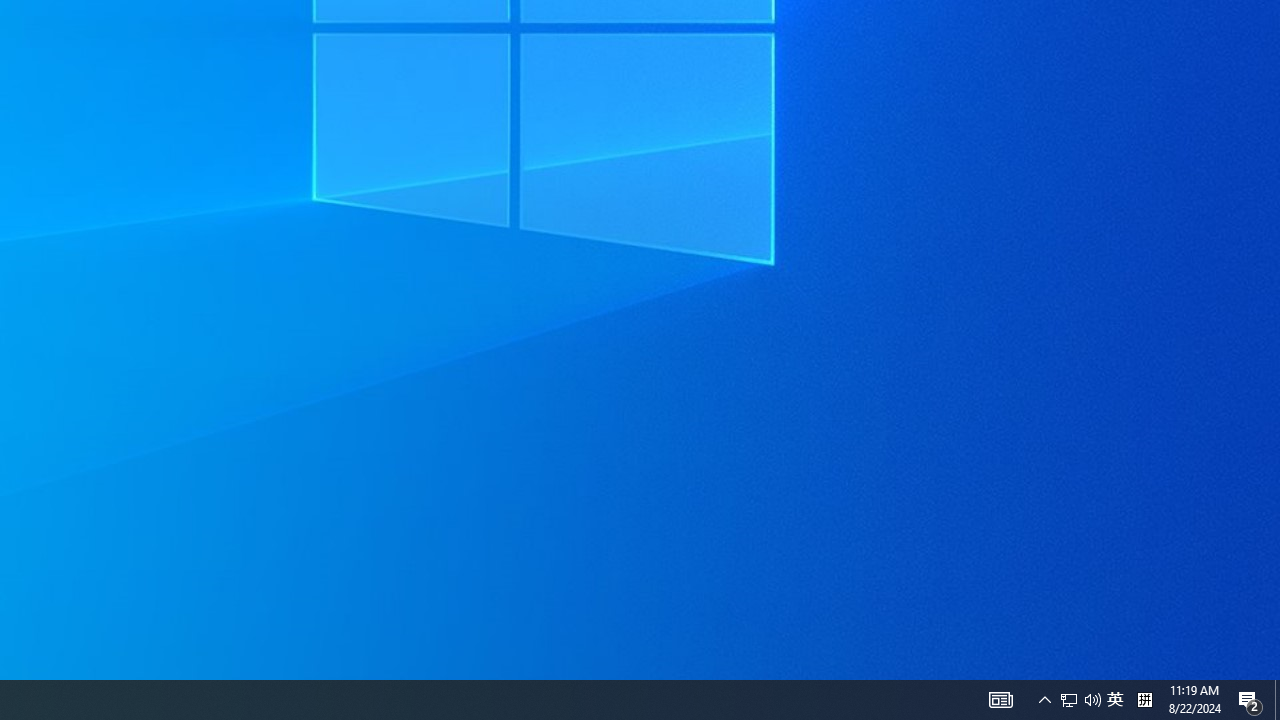  Describe the element at coordinates (1144, 698) in the screenshot. I see `'Tray Input Indicator - Chinese (Simplified, China)'` at that location.